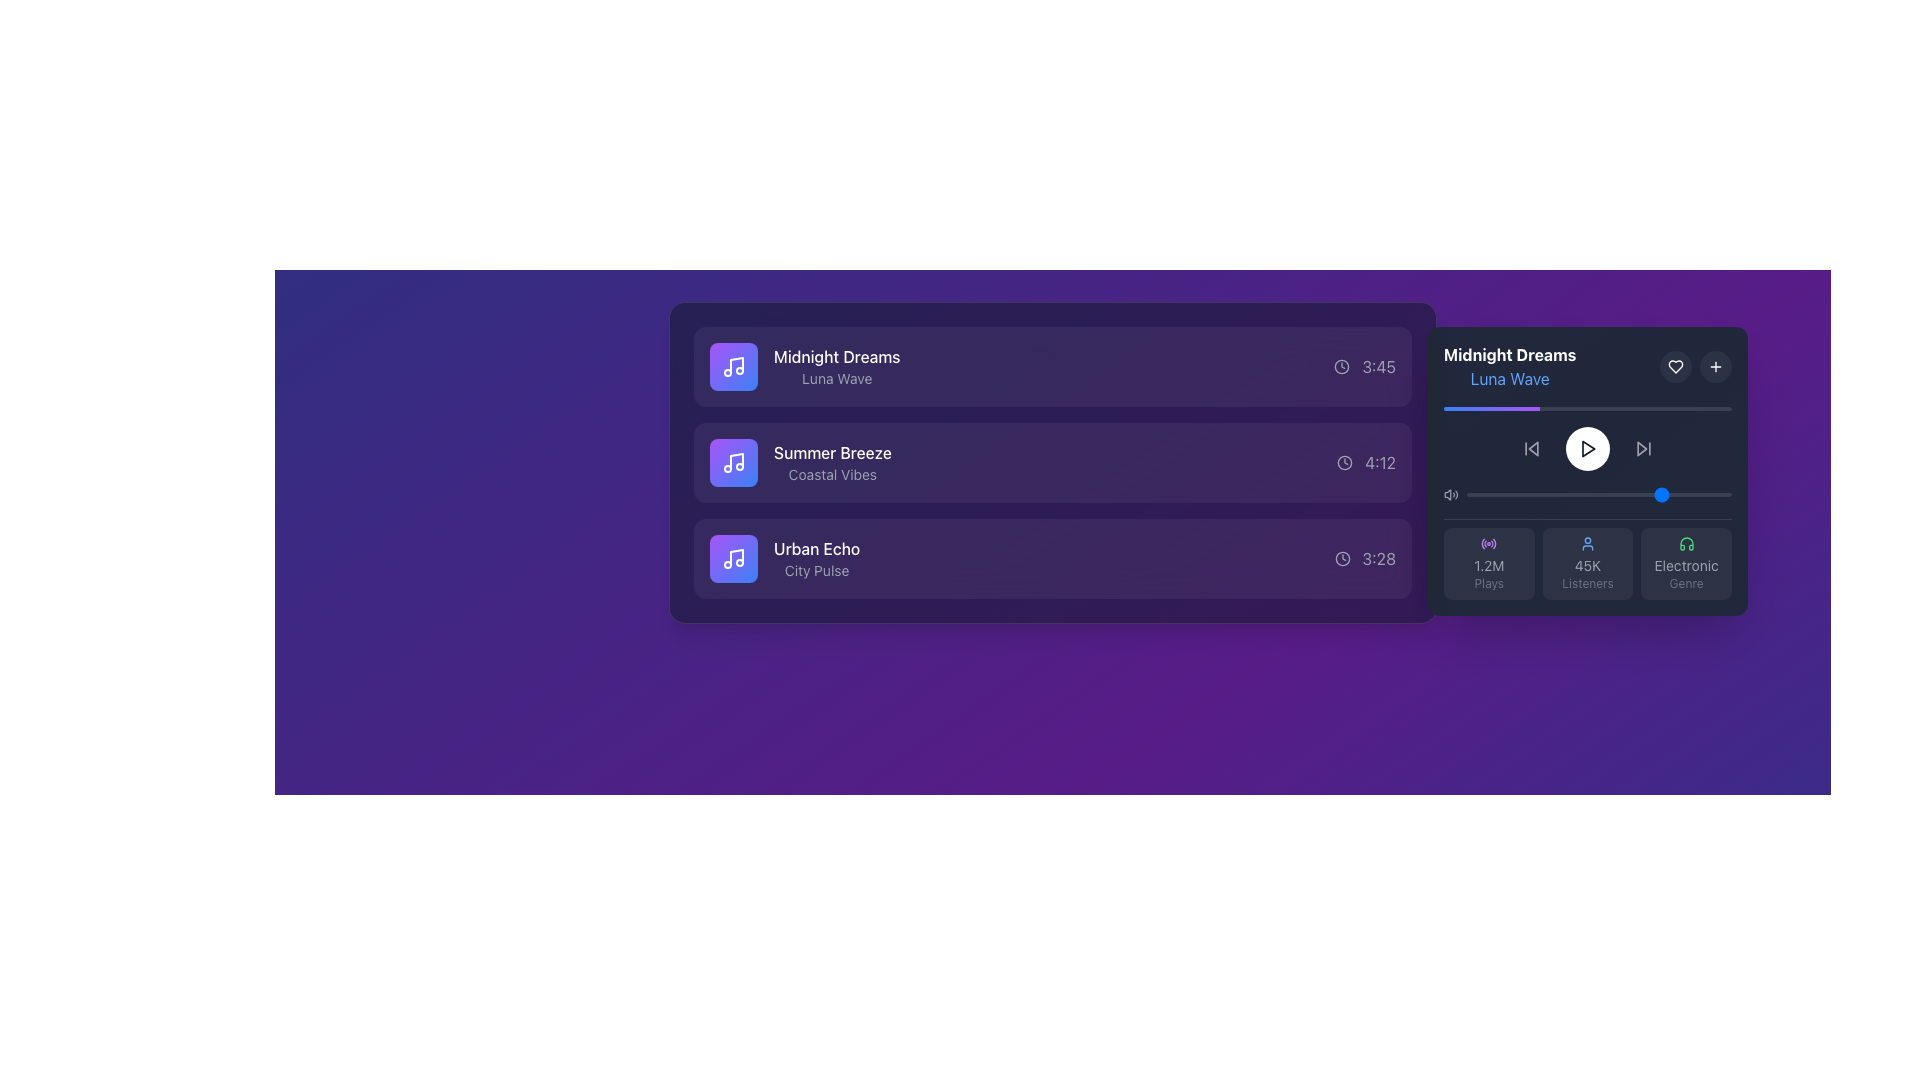 The width and height of the screenshot is (1920, 1080). I want to click on to select the first list item displaying 'Midnight Dreams' in bold white font and 'Luna Wave' in smaller gray font, located to the right of an icon within a purple and blue gradient square, so click(805, 366).